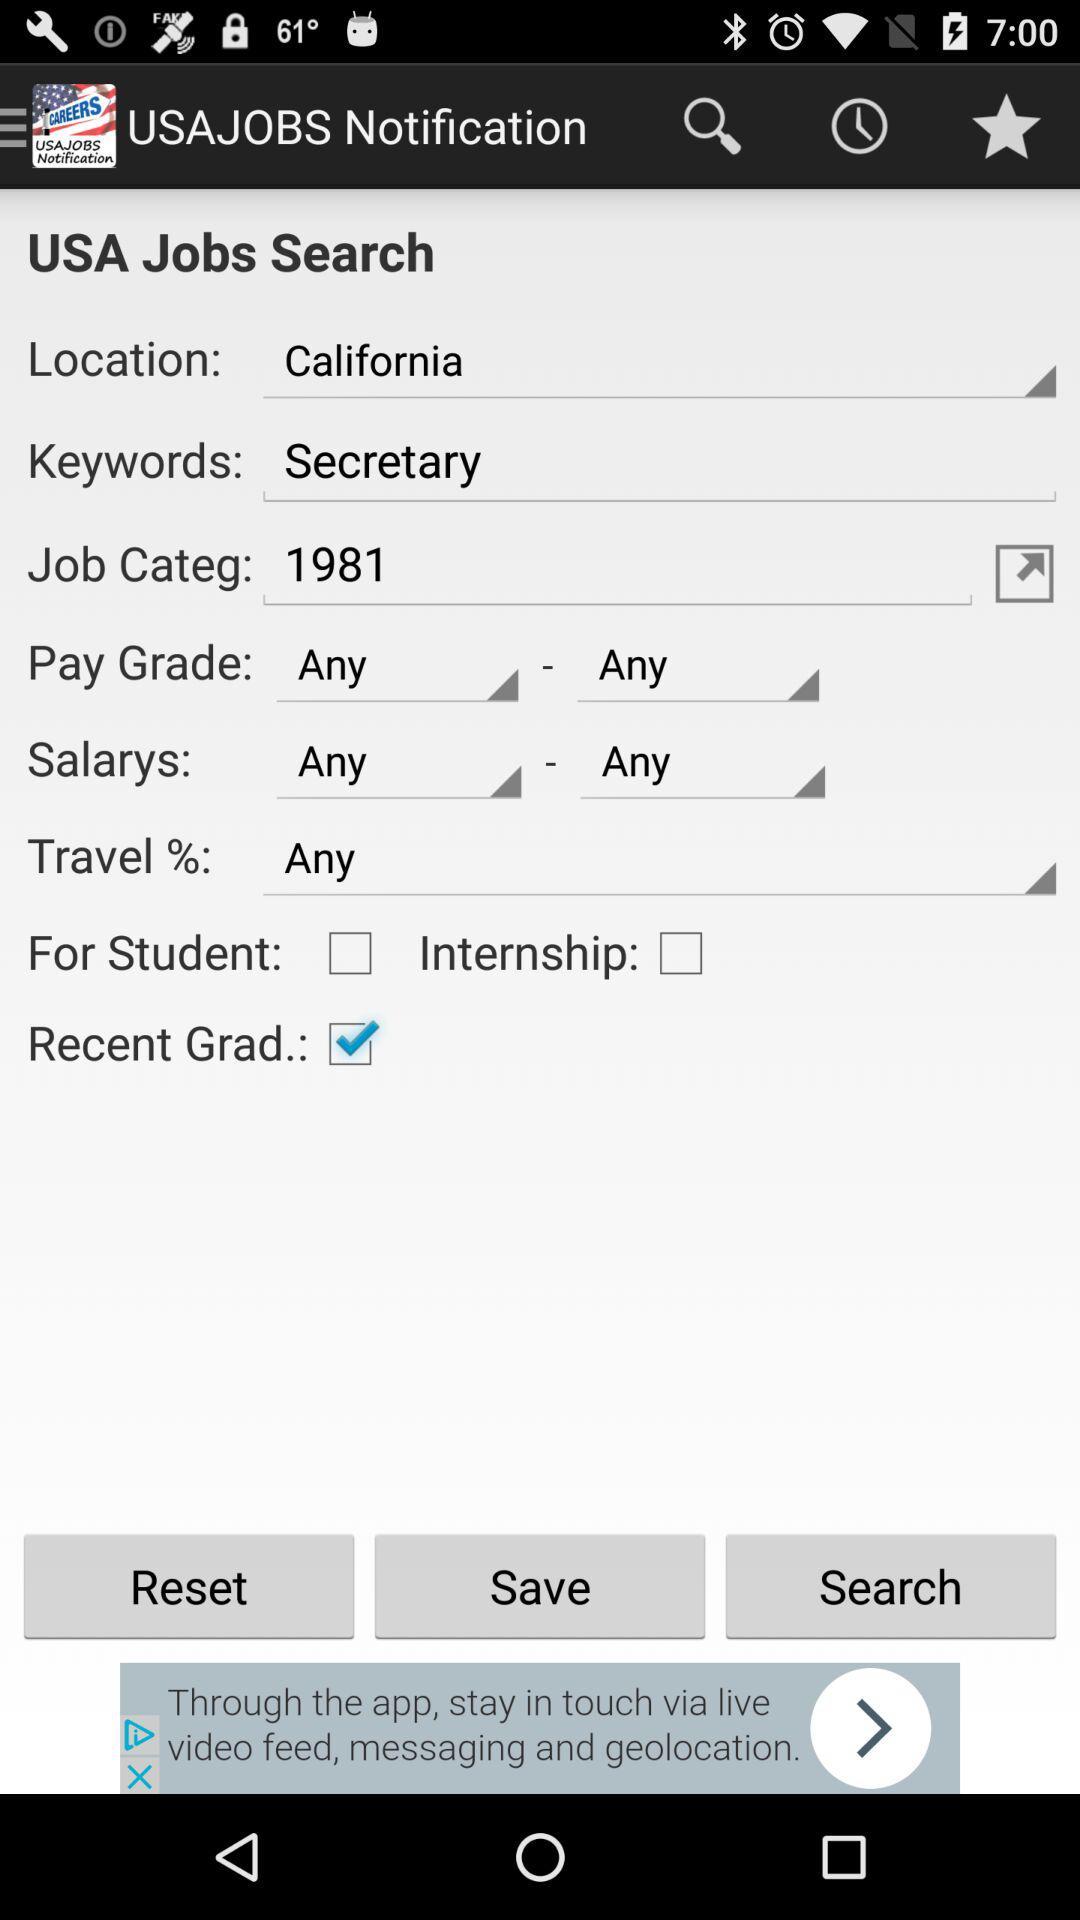  What do you see at coordinates (540, 1727) in the screenshot?
I see `live video feed` at bounding box center [540, 1727].